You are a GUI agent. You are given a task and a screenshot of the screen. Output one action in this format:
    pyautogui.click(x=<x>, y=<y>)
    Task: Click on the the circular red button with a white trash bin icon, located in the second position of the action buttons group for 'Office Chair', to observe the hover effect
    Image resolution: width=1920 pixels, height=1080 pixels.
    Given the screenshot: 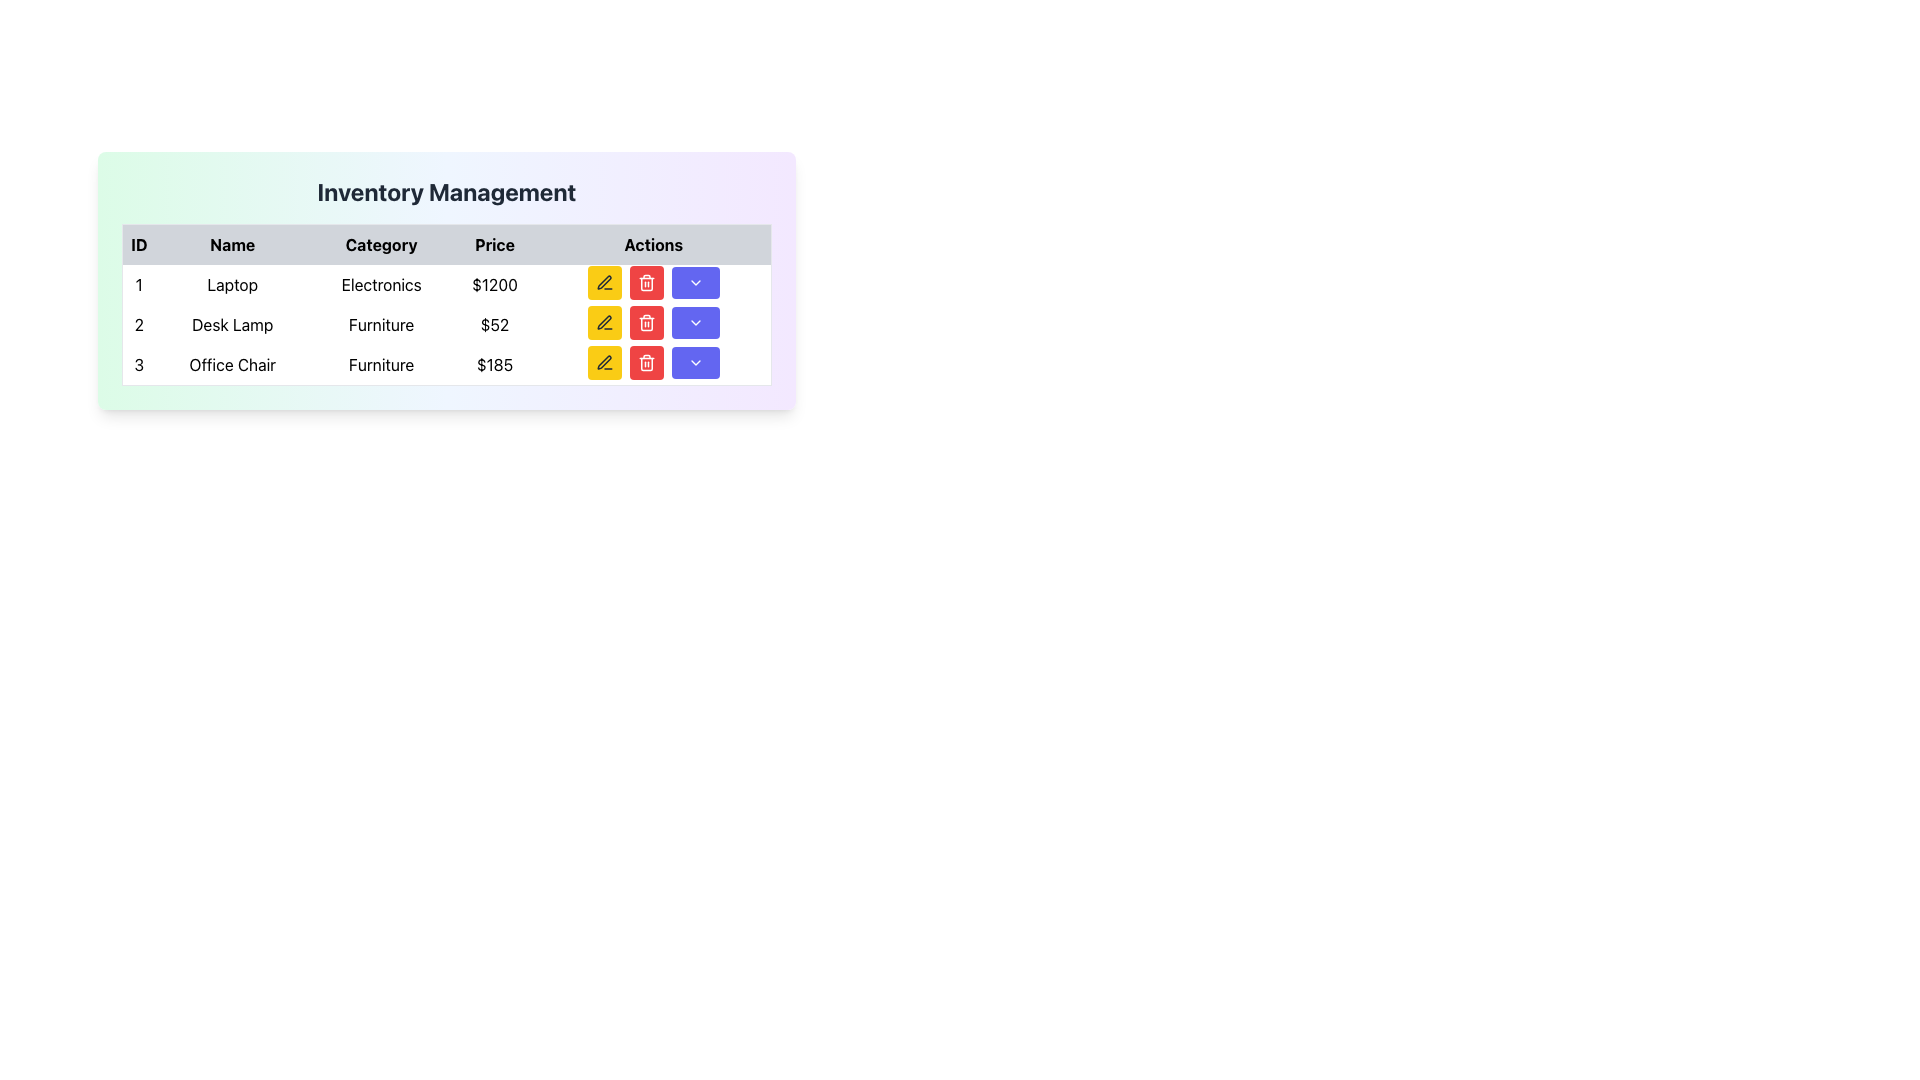 What is the action you would take?
    pyautogui.click(x=646, y=362)
    